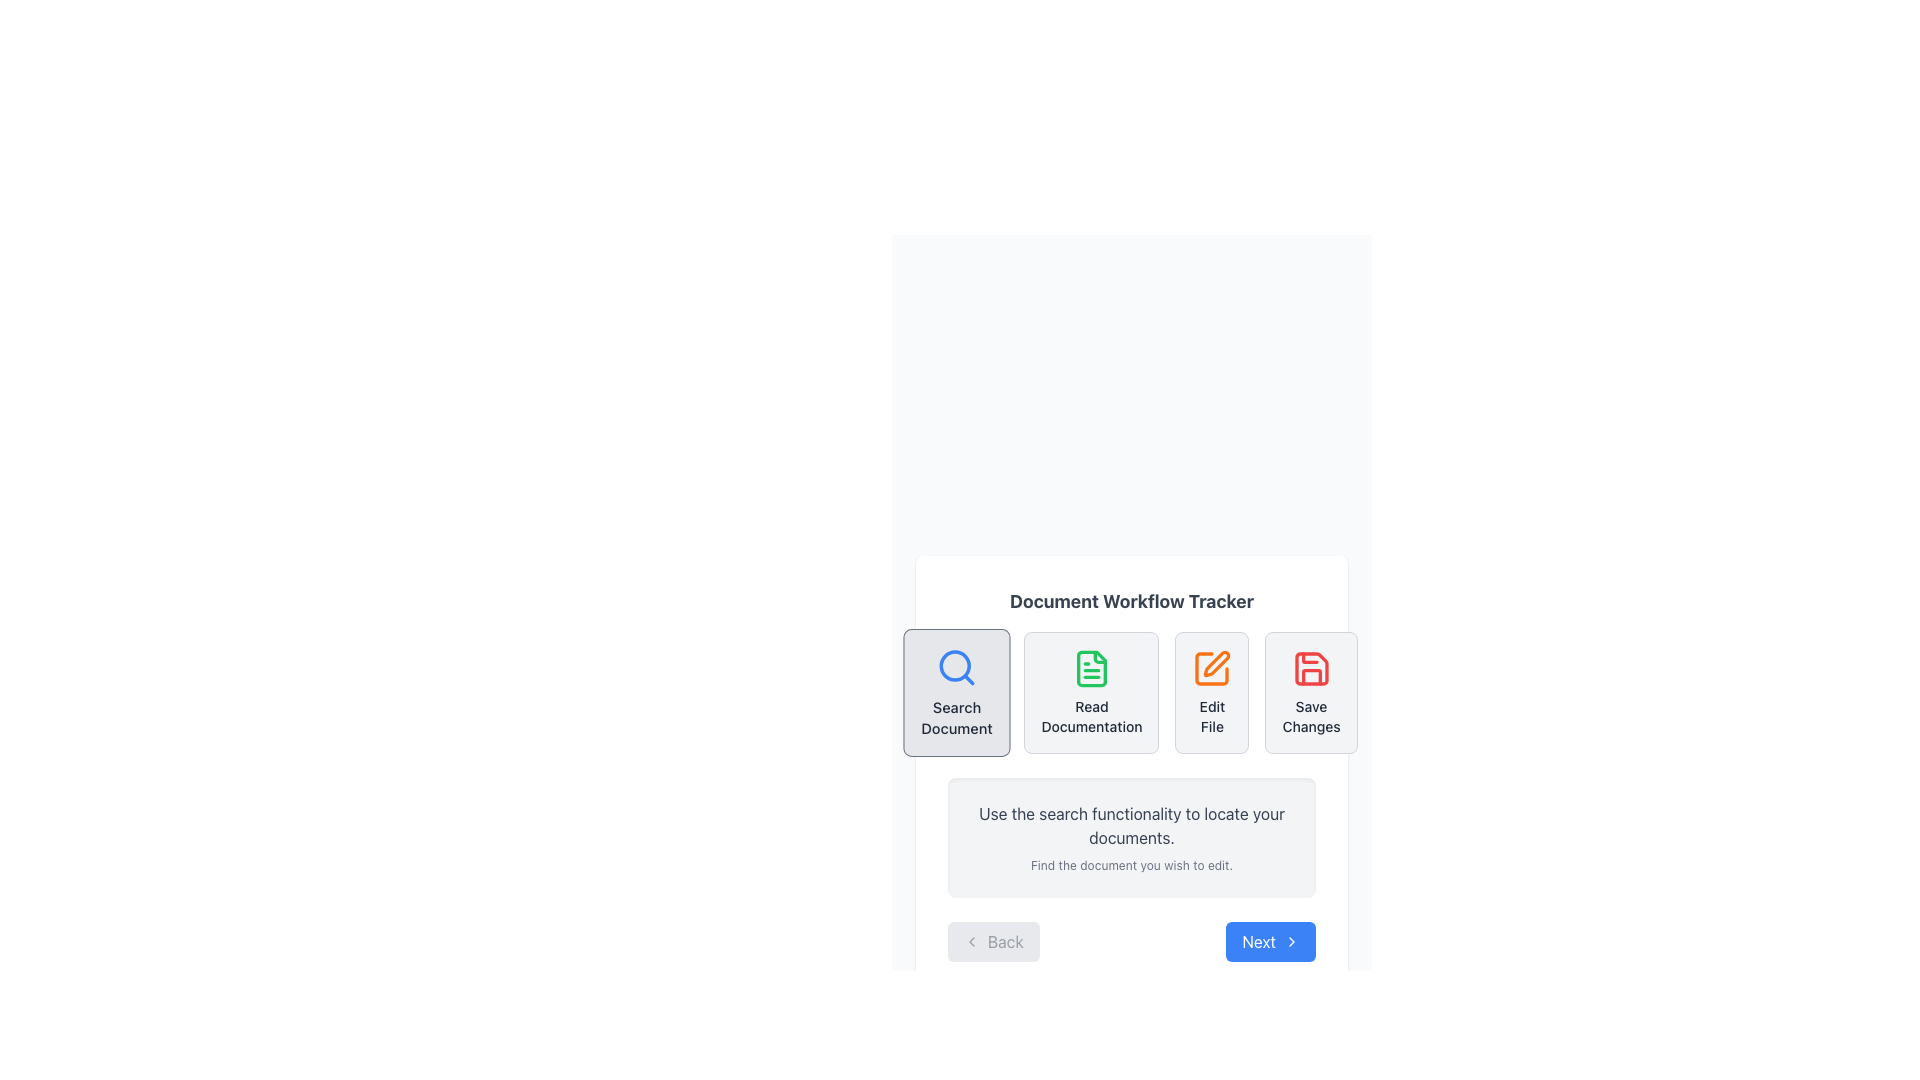  I want to click on the orange pen icon within the 'Edit File' button, which is the third button in a row of four buttons labeled 'Search Document,' 'Read Documentation,' 'Edit File,' and 'Save Changes.', so click(1216, 663).